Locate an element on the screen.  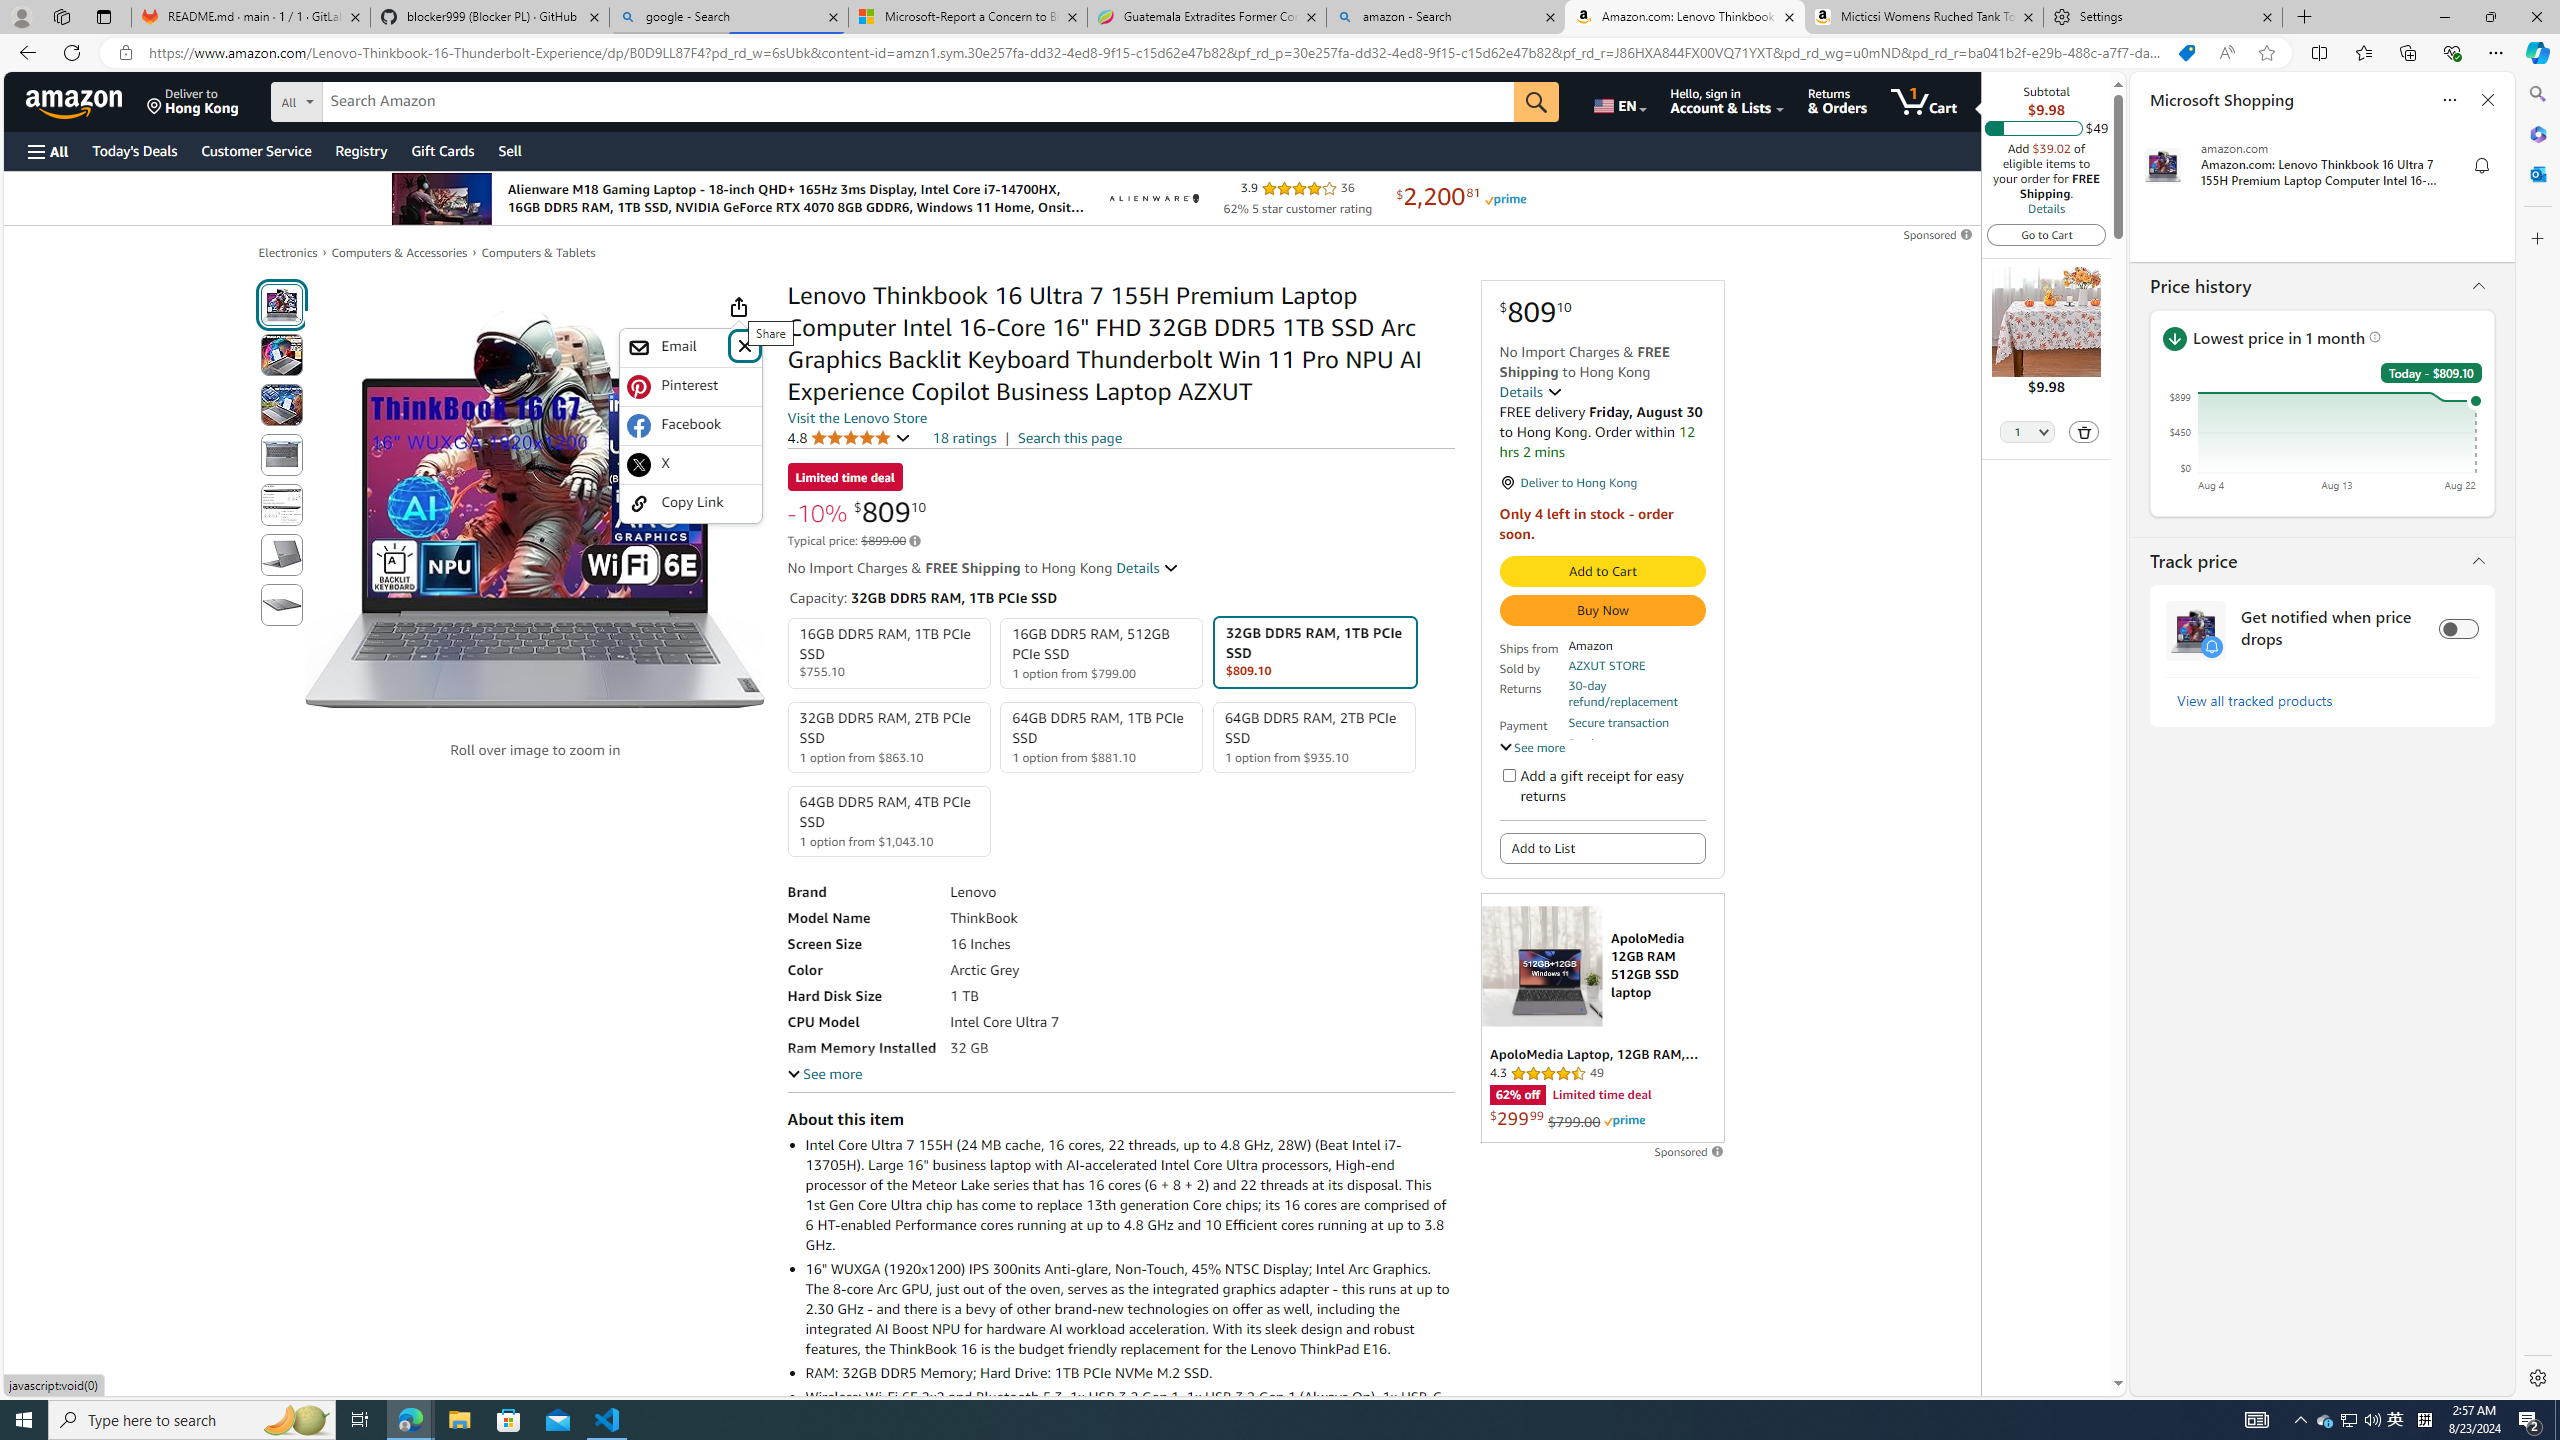
'RAM: 32GB DDR5 Memory; Hard Drive: 1TB PCIe NVMe M.2 SSD.' is located at coordinates (1128, 1372).